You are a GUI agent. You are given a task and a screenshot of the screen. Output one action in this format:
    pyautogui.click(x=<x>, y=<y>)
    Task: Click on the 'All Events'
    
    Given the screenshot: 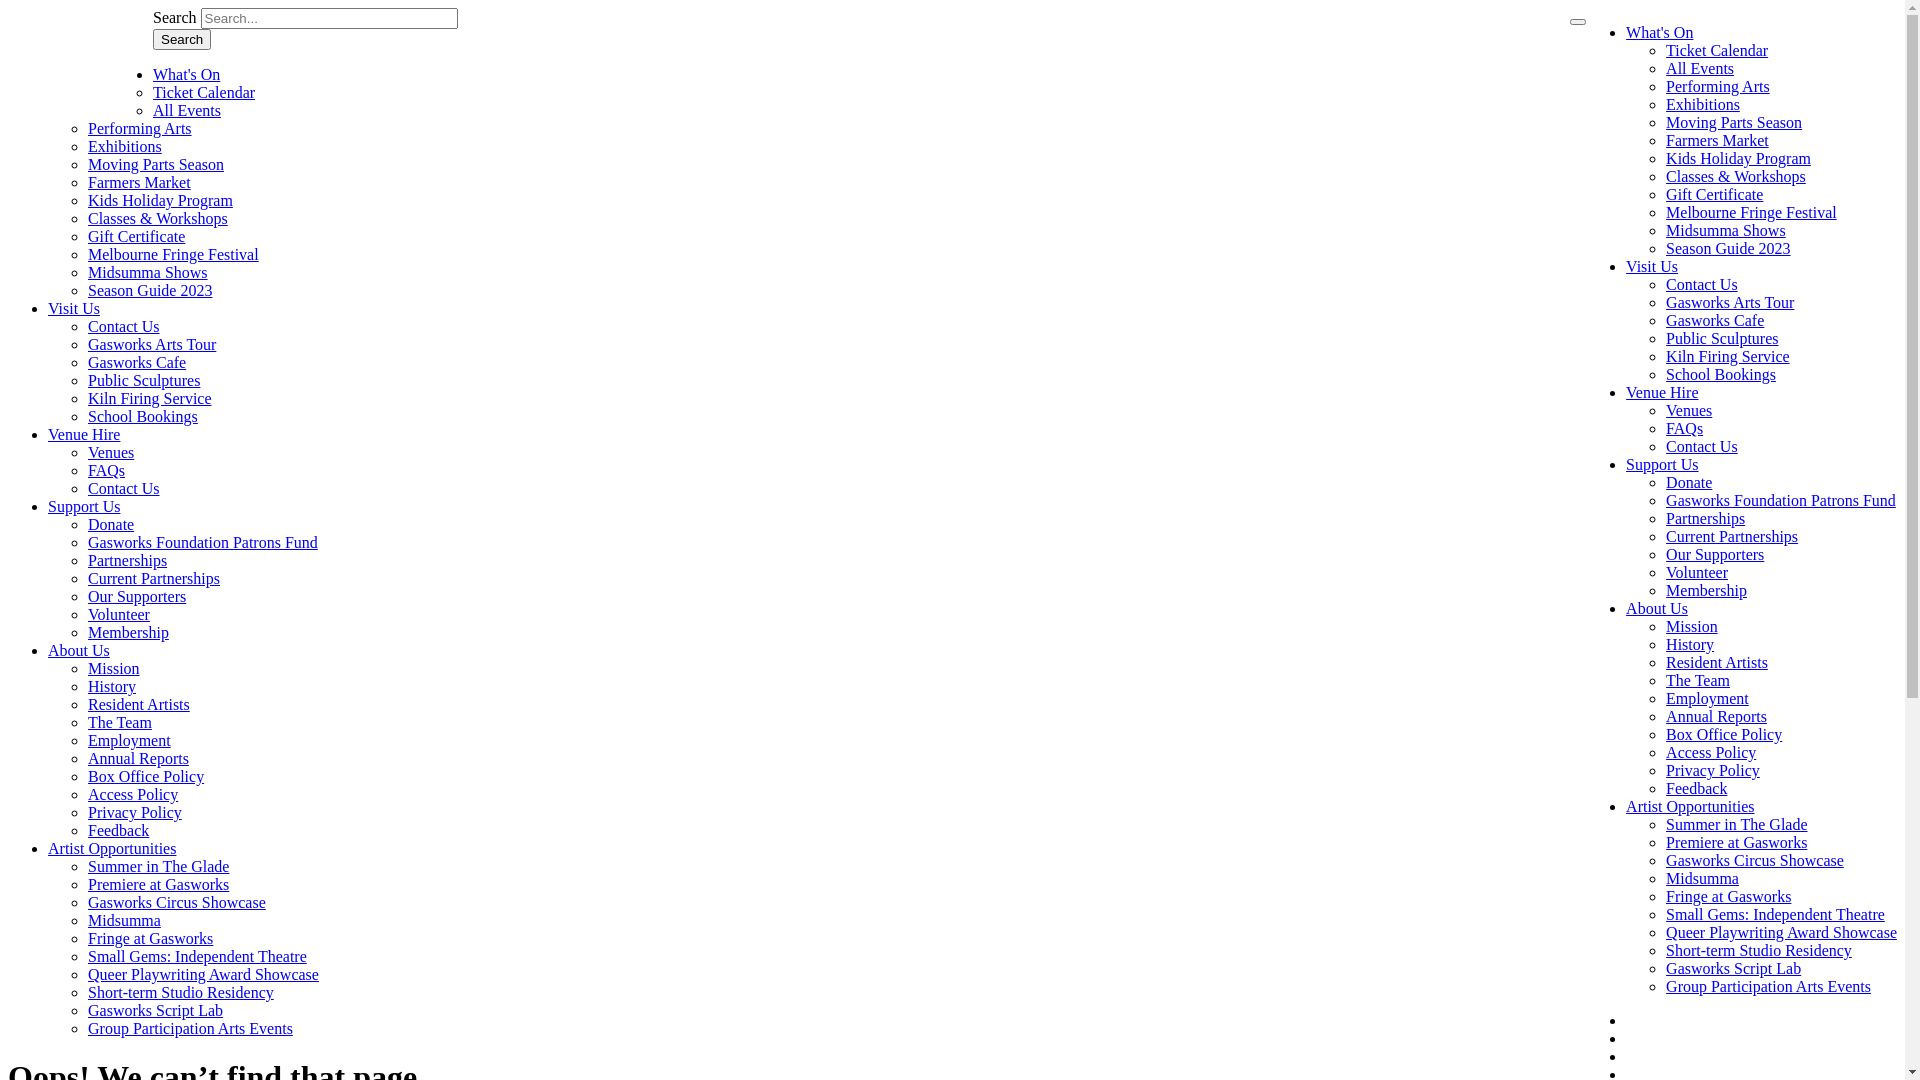 What is the action you would take?
    pyautogui.click(x=1698, y=67)
    